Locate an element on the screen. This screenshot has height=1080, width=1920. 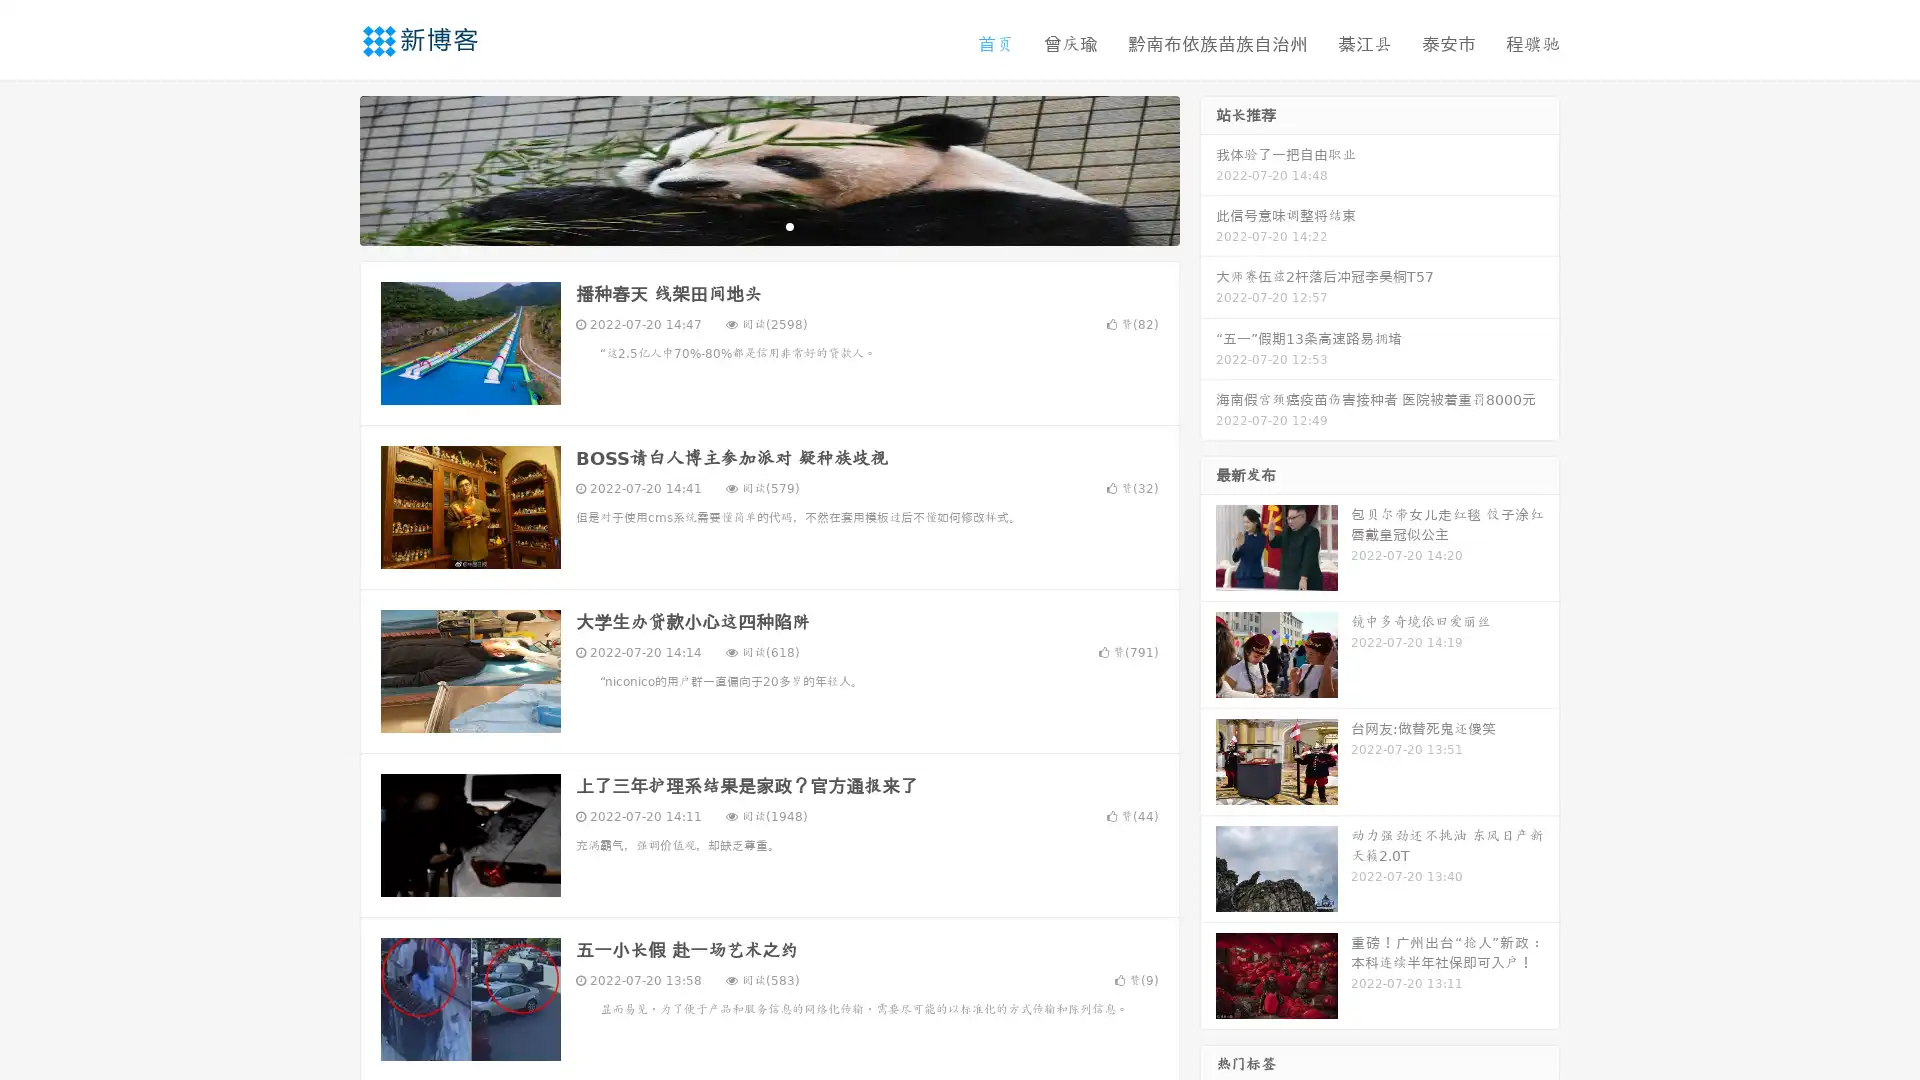
Go to slide 1 is located at coordinates (748, 225).